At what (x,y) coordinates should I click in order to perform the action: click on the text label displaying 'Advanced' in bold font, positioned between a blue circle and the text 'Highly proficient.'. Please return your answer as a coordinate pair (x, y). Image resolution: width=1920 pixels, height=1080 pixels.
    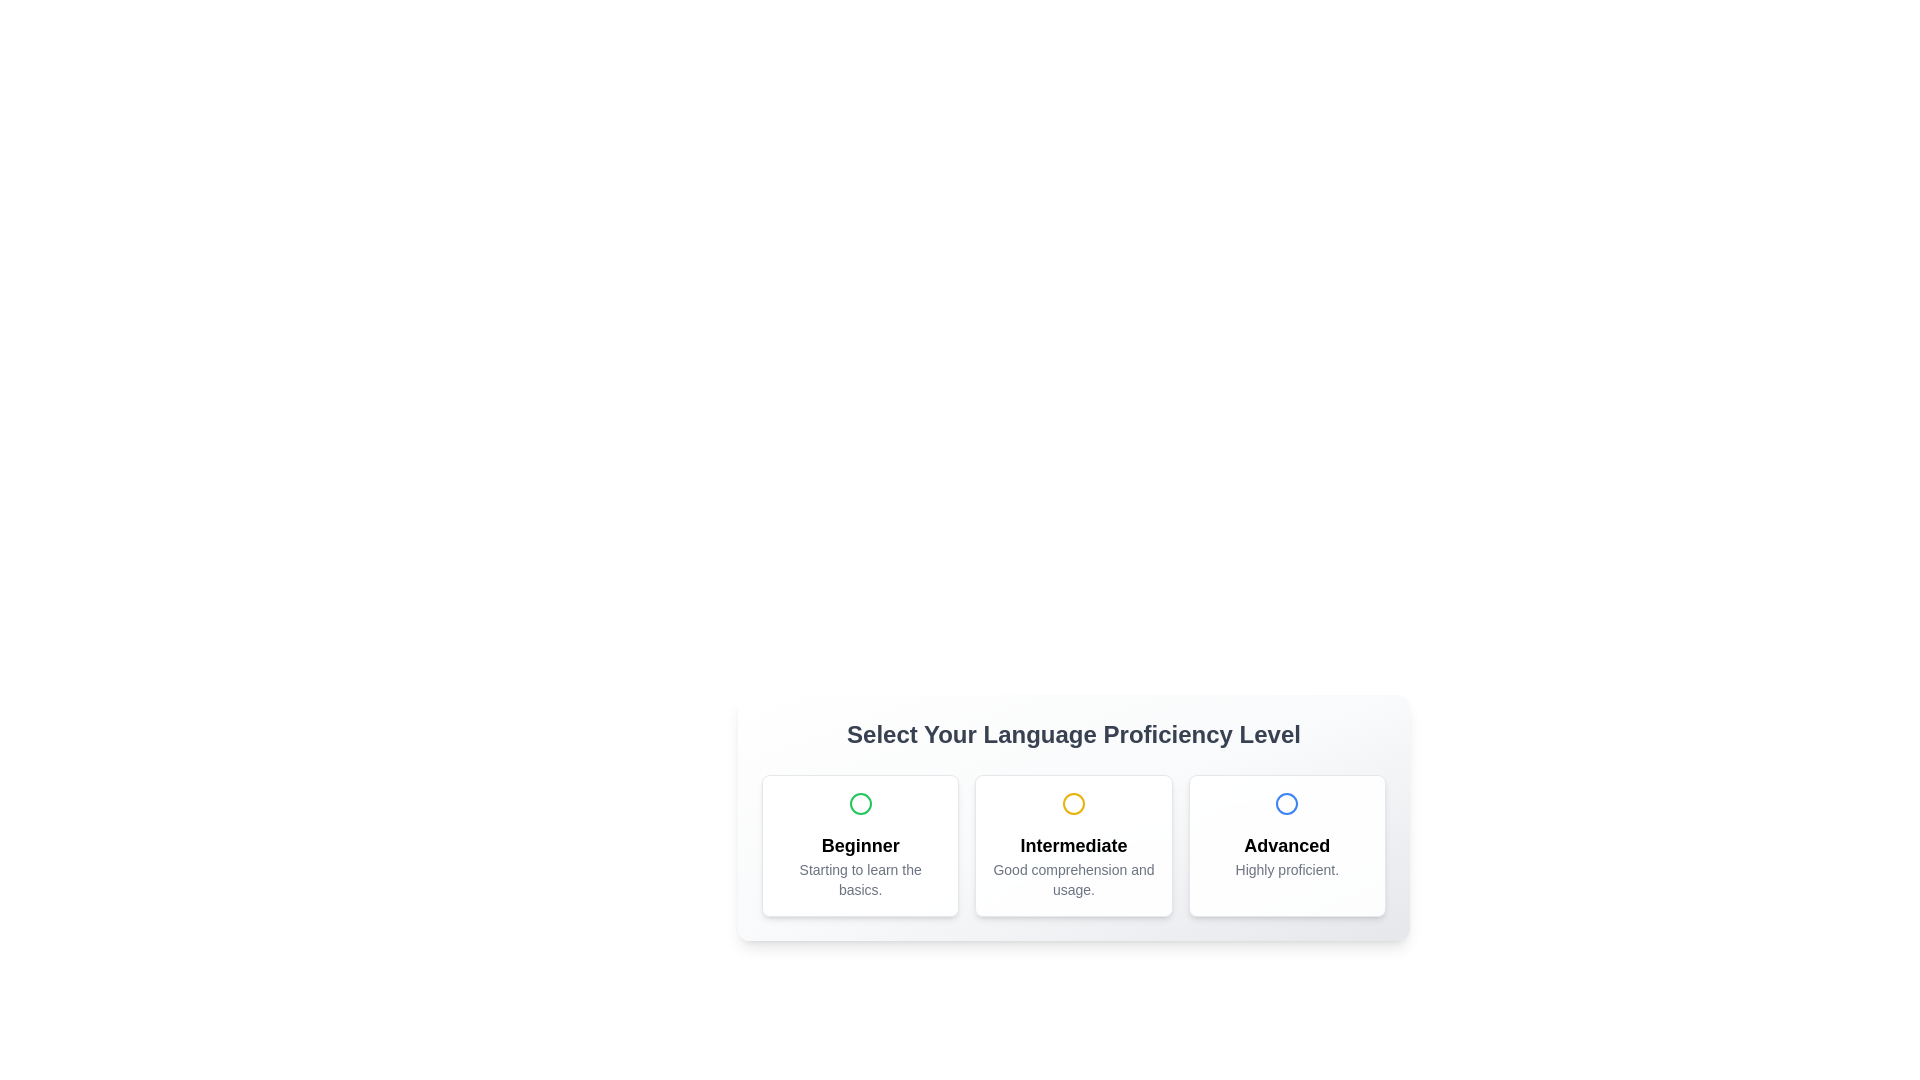
    Looking at the image, I should click on (1287, 845).